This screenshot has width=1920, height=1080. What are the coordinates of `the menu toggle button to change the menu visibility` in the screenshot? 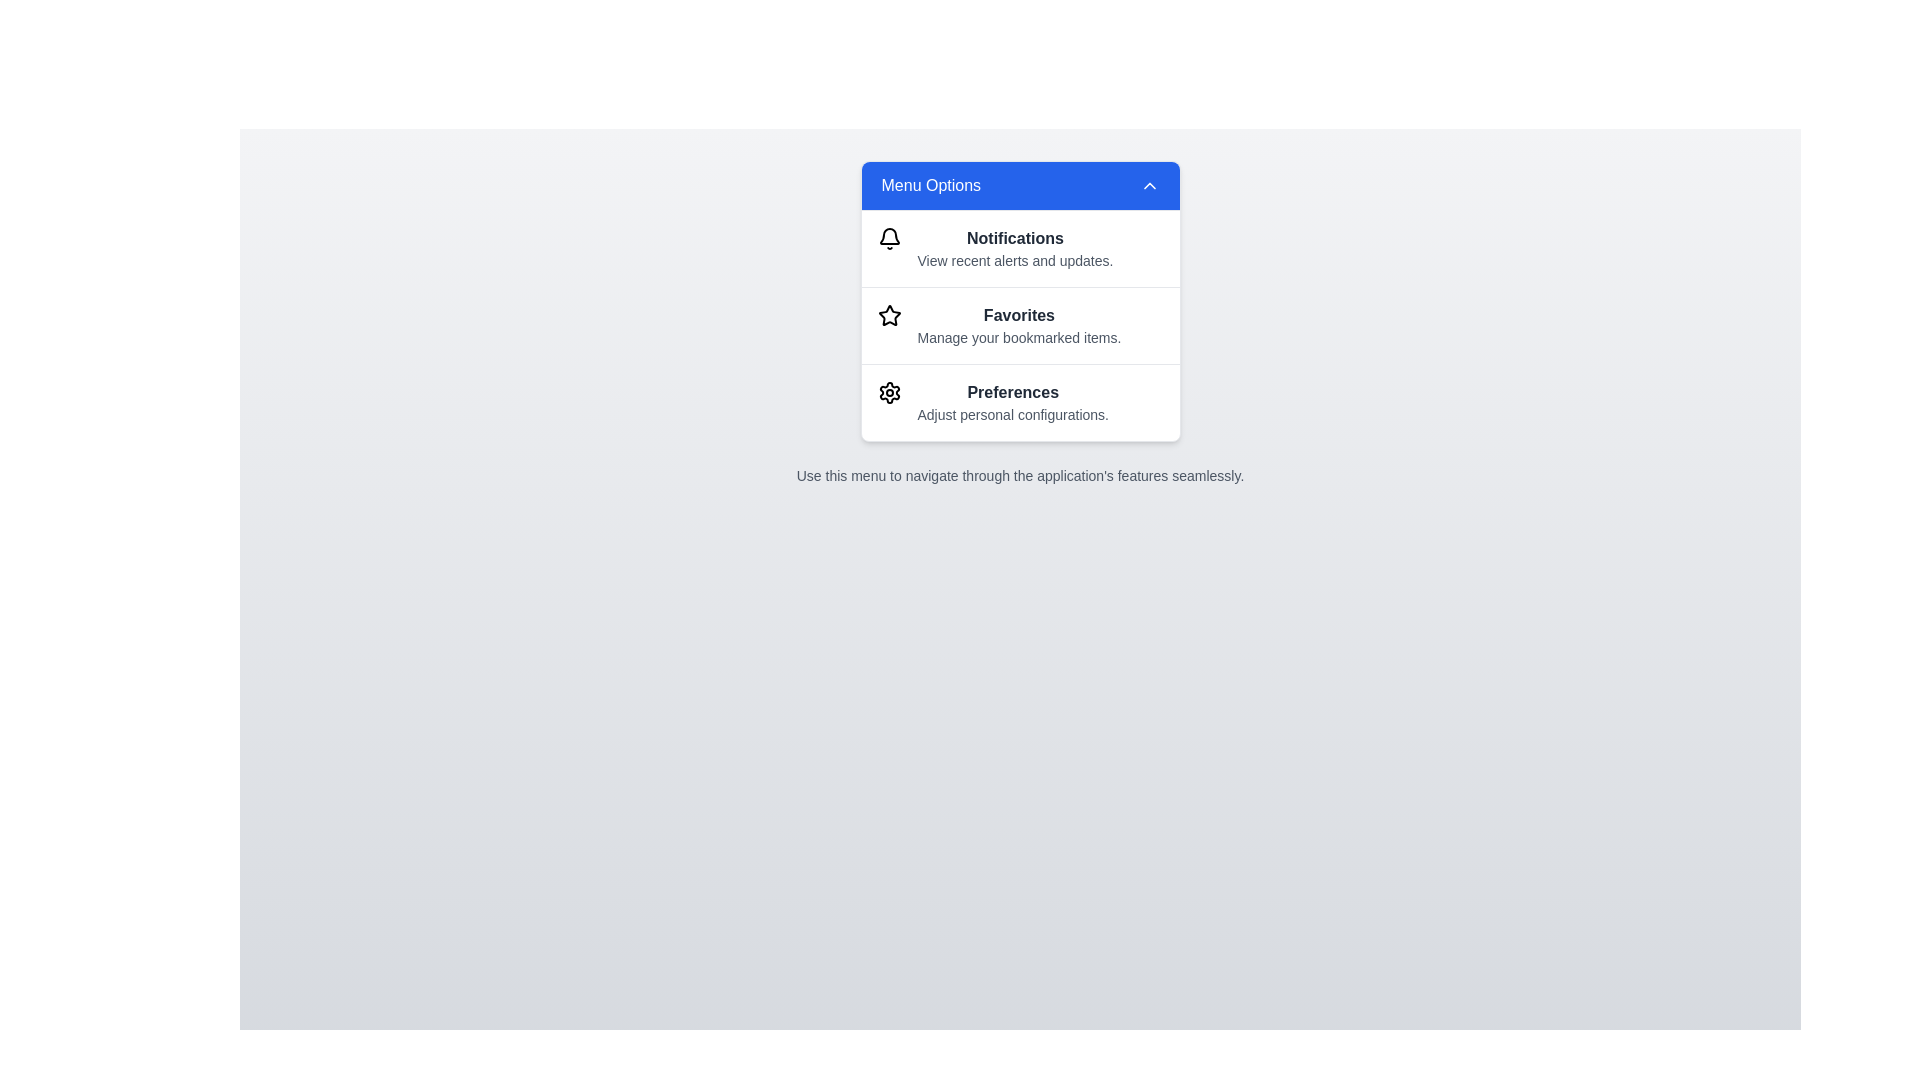 It's located at (1020, 185).